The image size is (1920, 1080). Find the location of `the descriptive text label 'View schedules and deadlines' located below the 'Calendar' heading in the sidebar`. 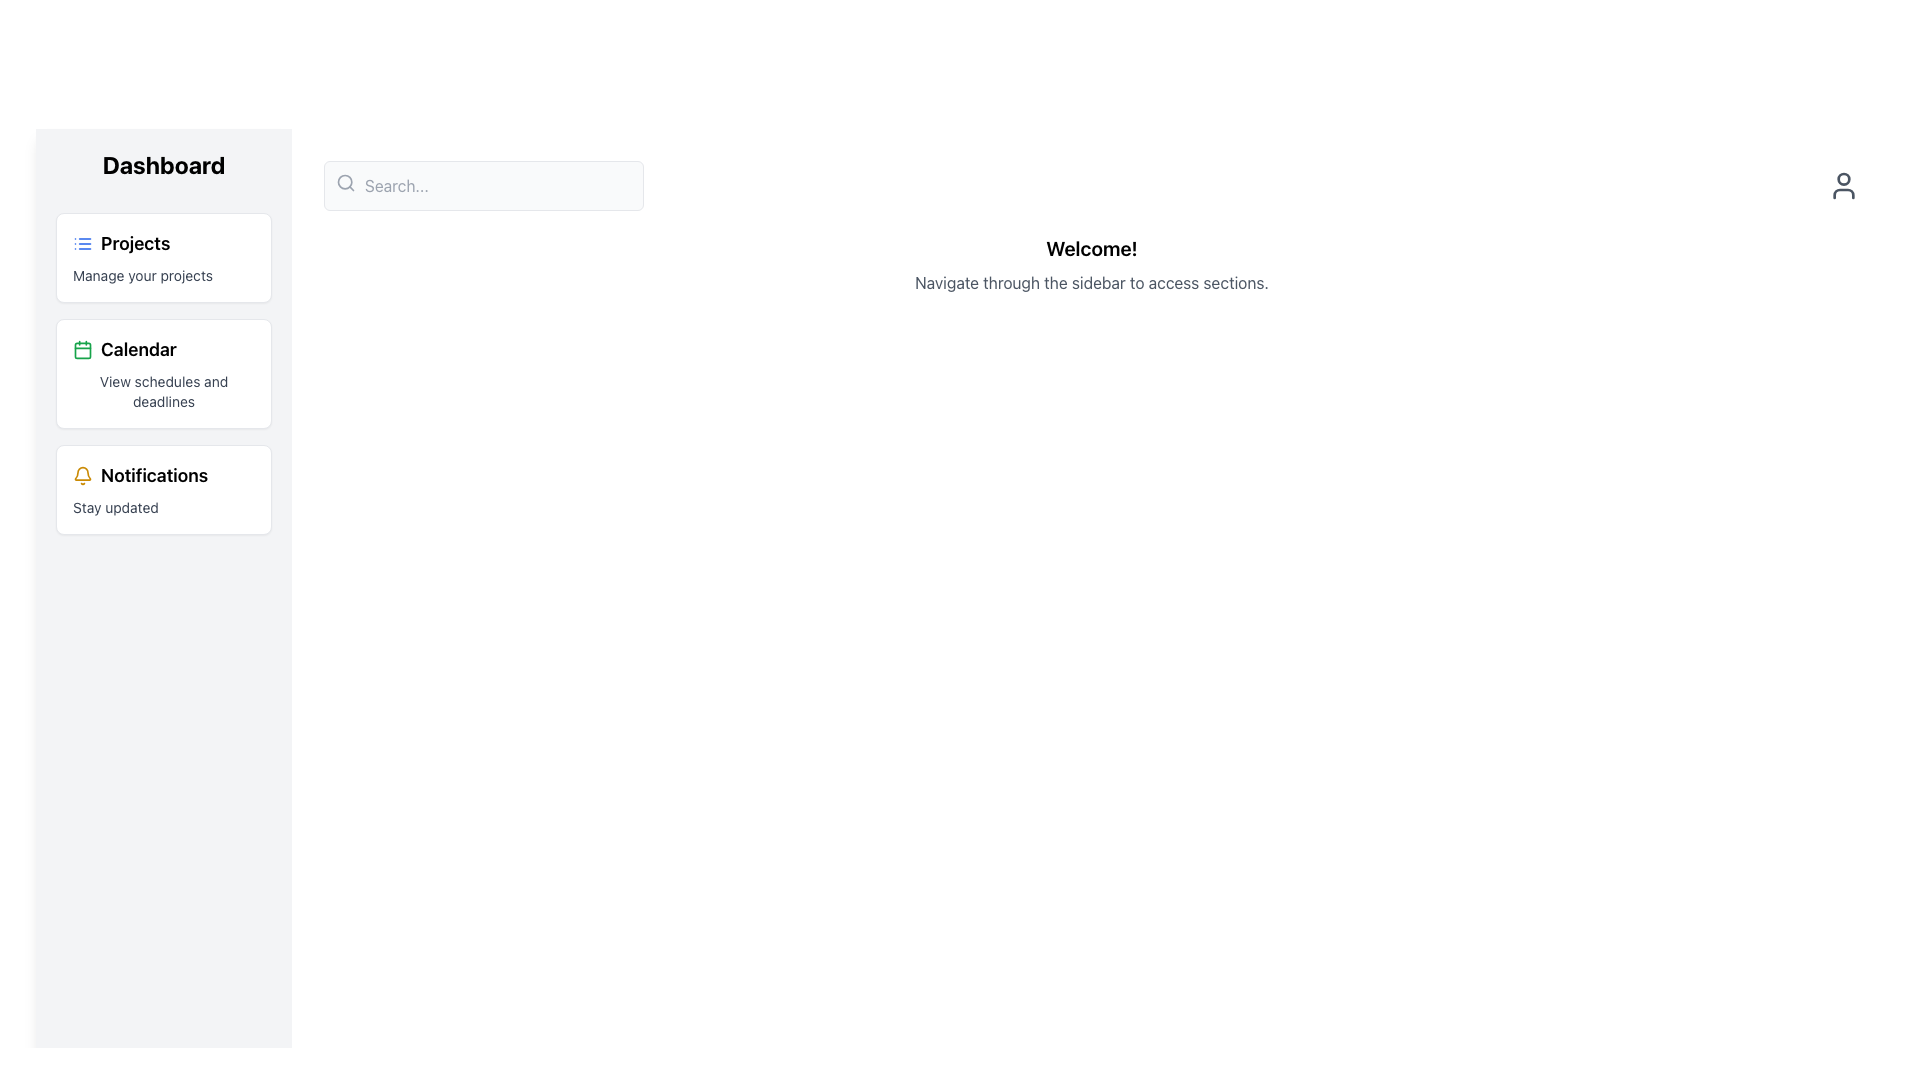

the descriptive text label 'View schedules and deadlines' located below the 'Calendar' heading in the sidebar is located at coordinates (163, 392).